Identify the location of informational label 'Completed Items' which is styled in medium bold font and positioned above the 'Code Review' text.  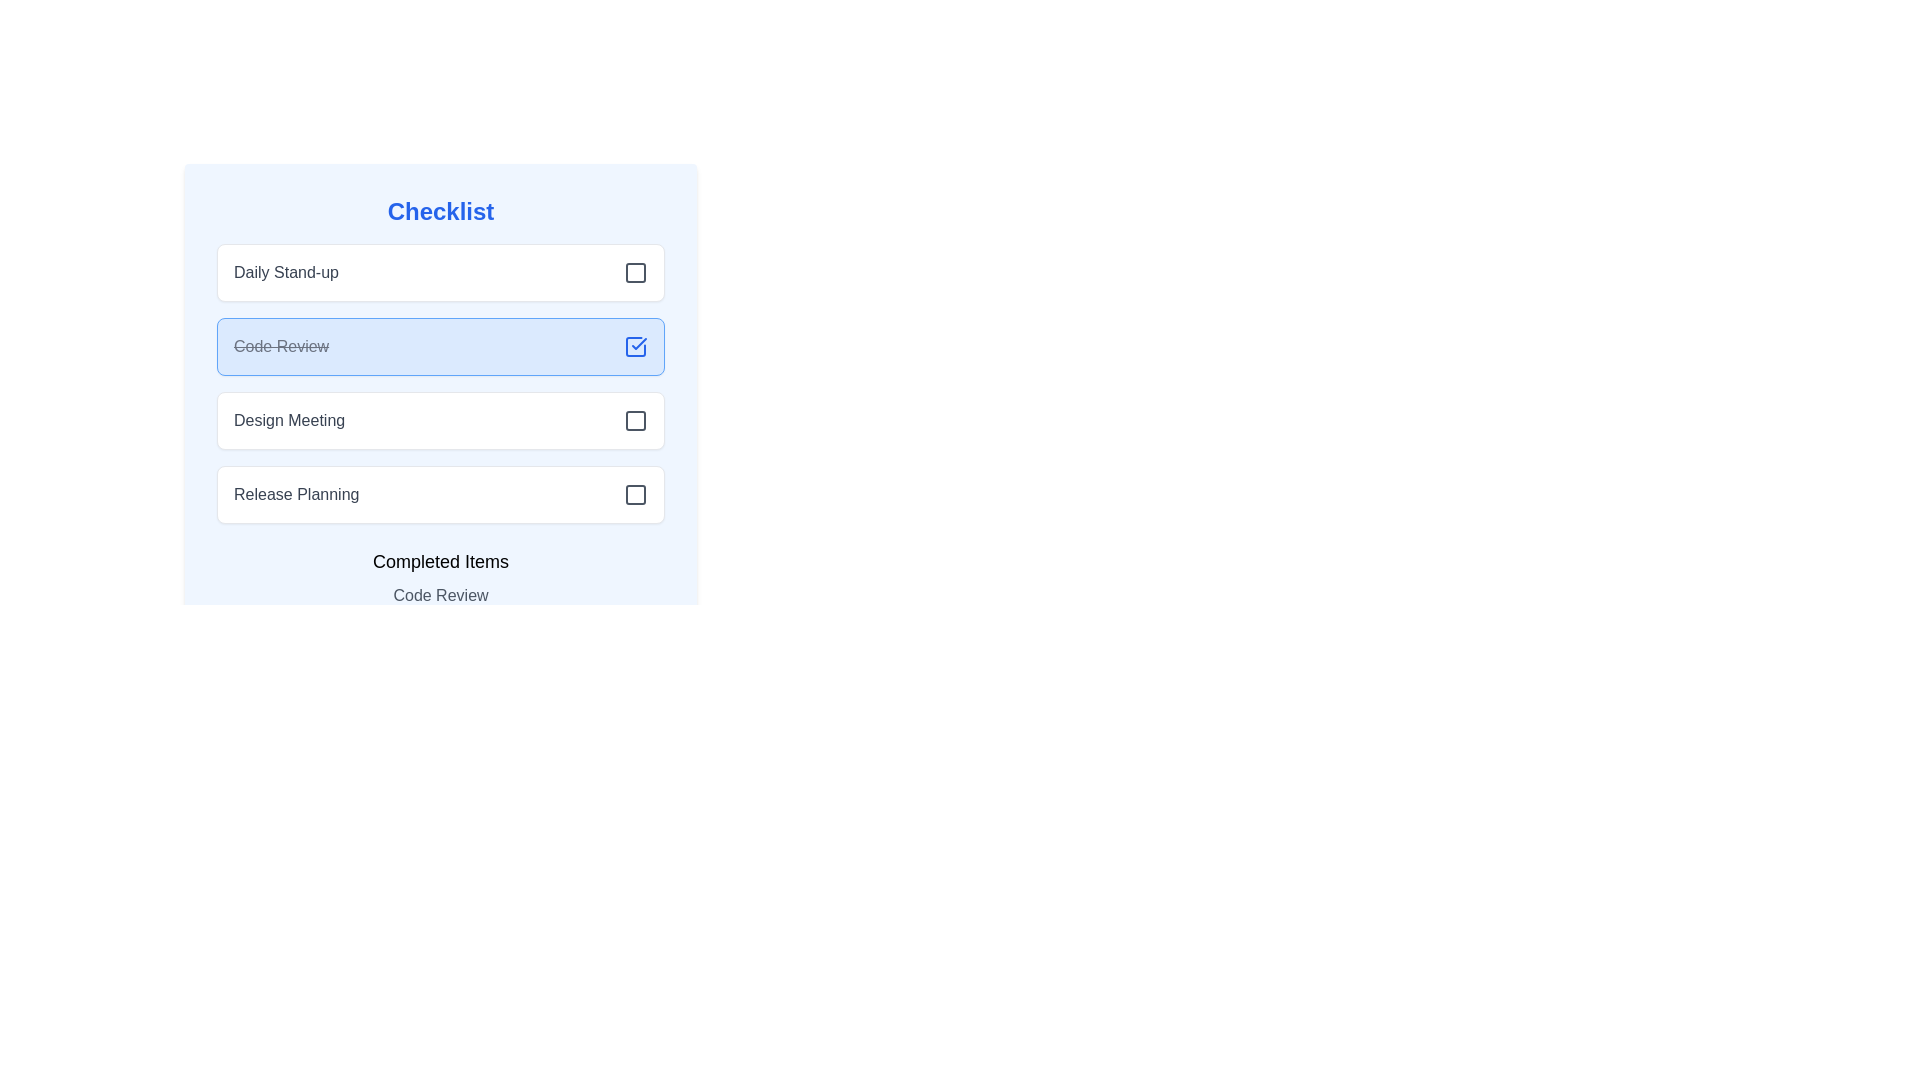
(440, 562).